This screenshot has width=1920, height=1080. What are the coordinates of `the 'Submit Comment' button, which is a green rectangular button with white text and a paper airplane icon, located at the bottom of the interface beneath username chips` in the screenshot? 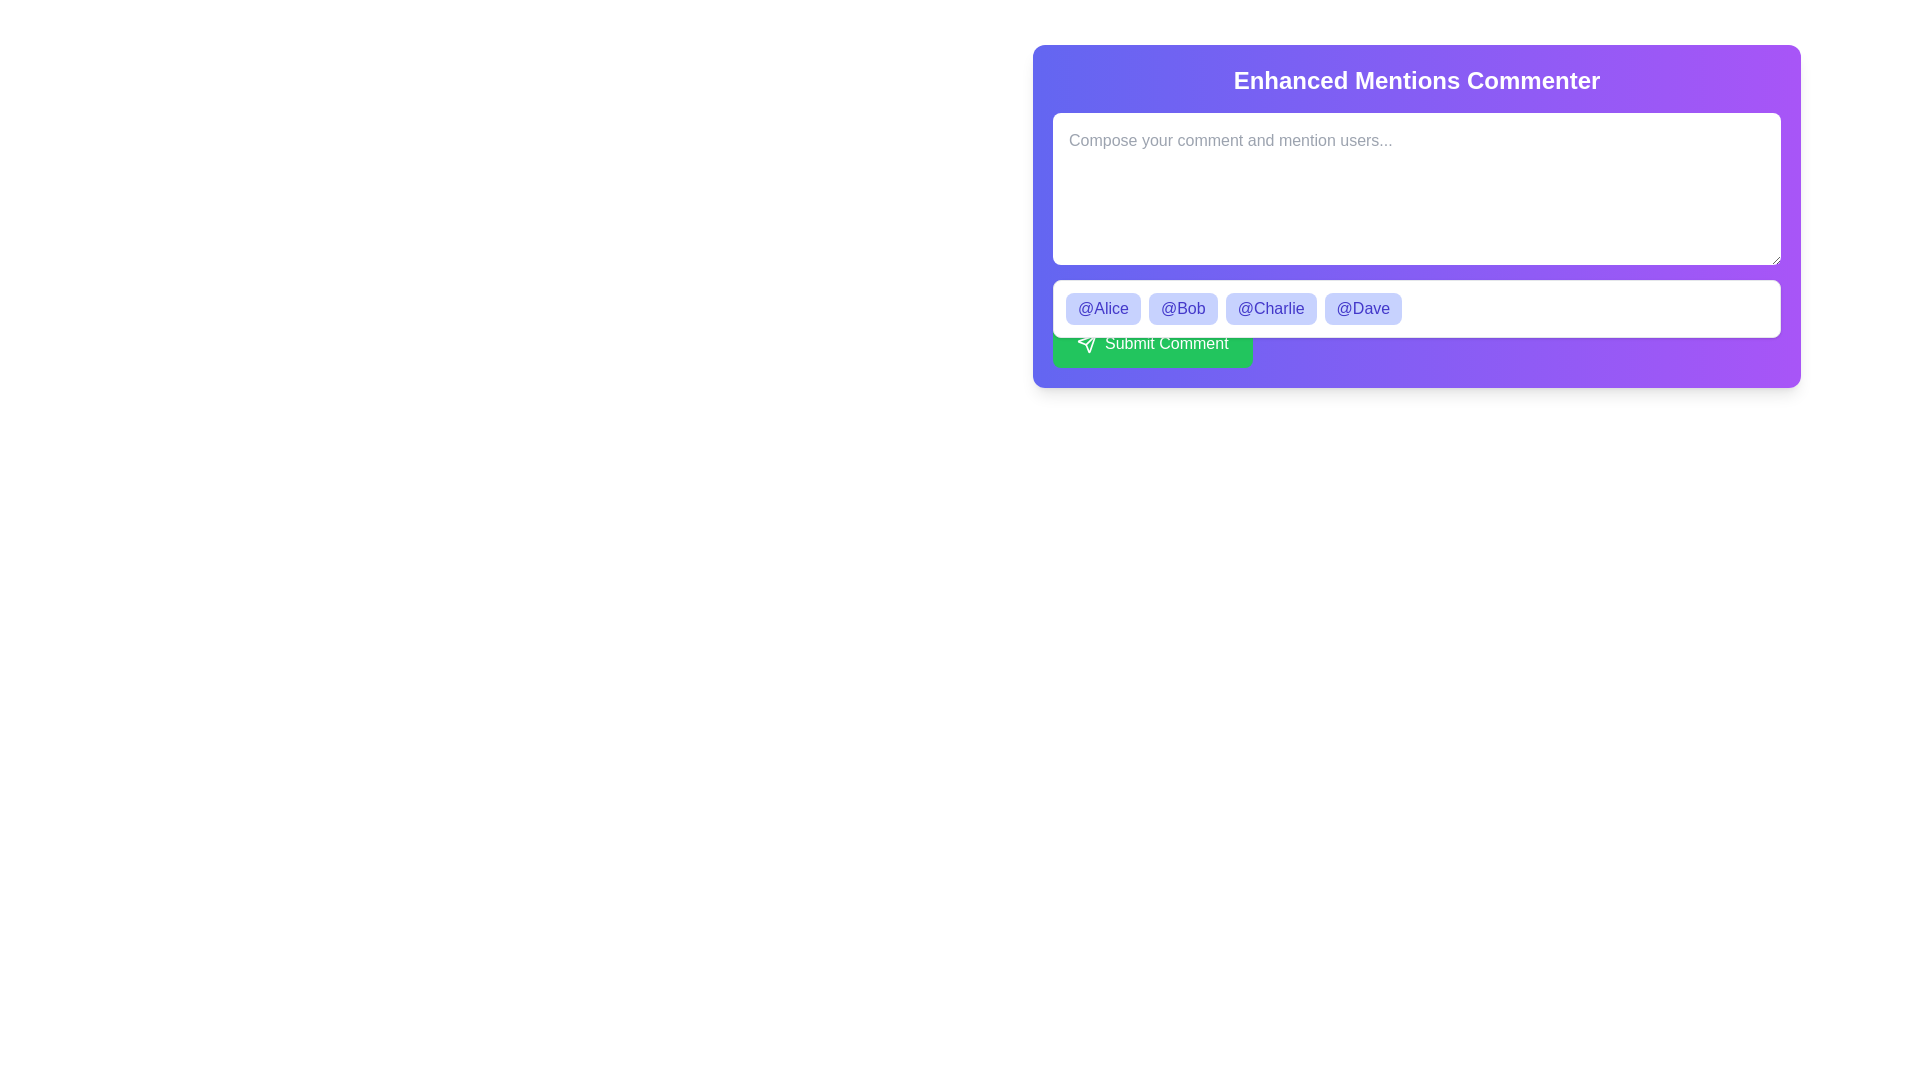 It's located at (1152, 342).